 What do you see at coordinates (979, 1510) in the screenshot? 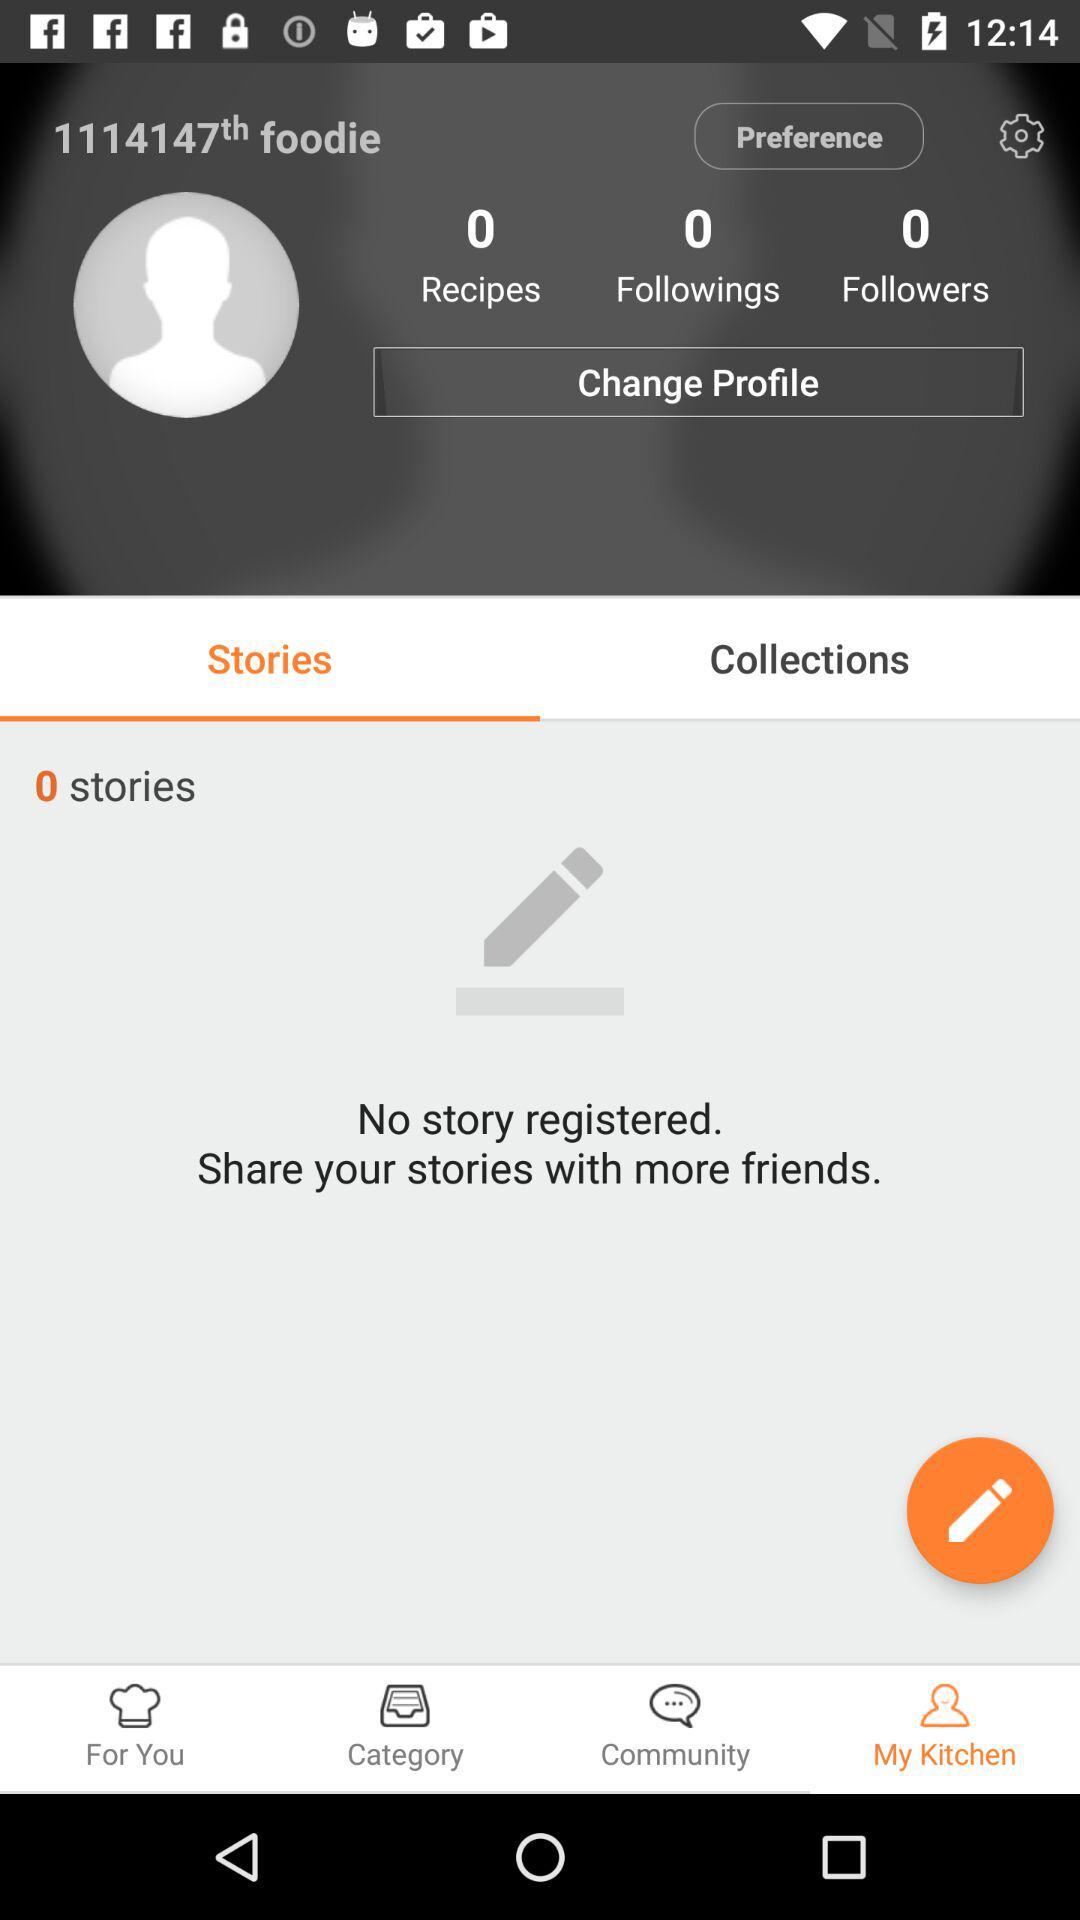
I see `a post` at bounding box center [979, 1510].